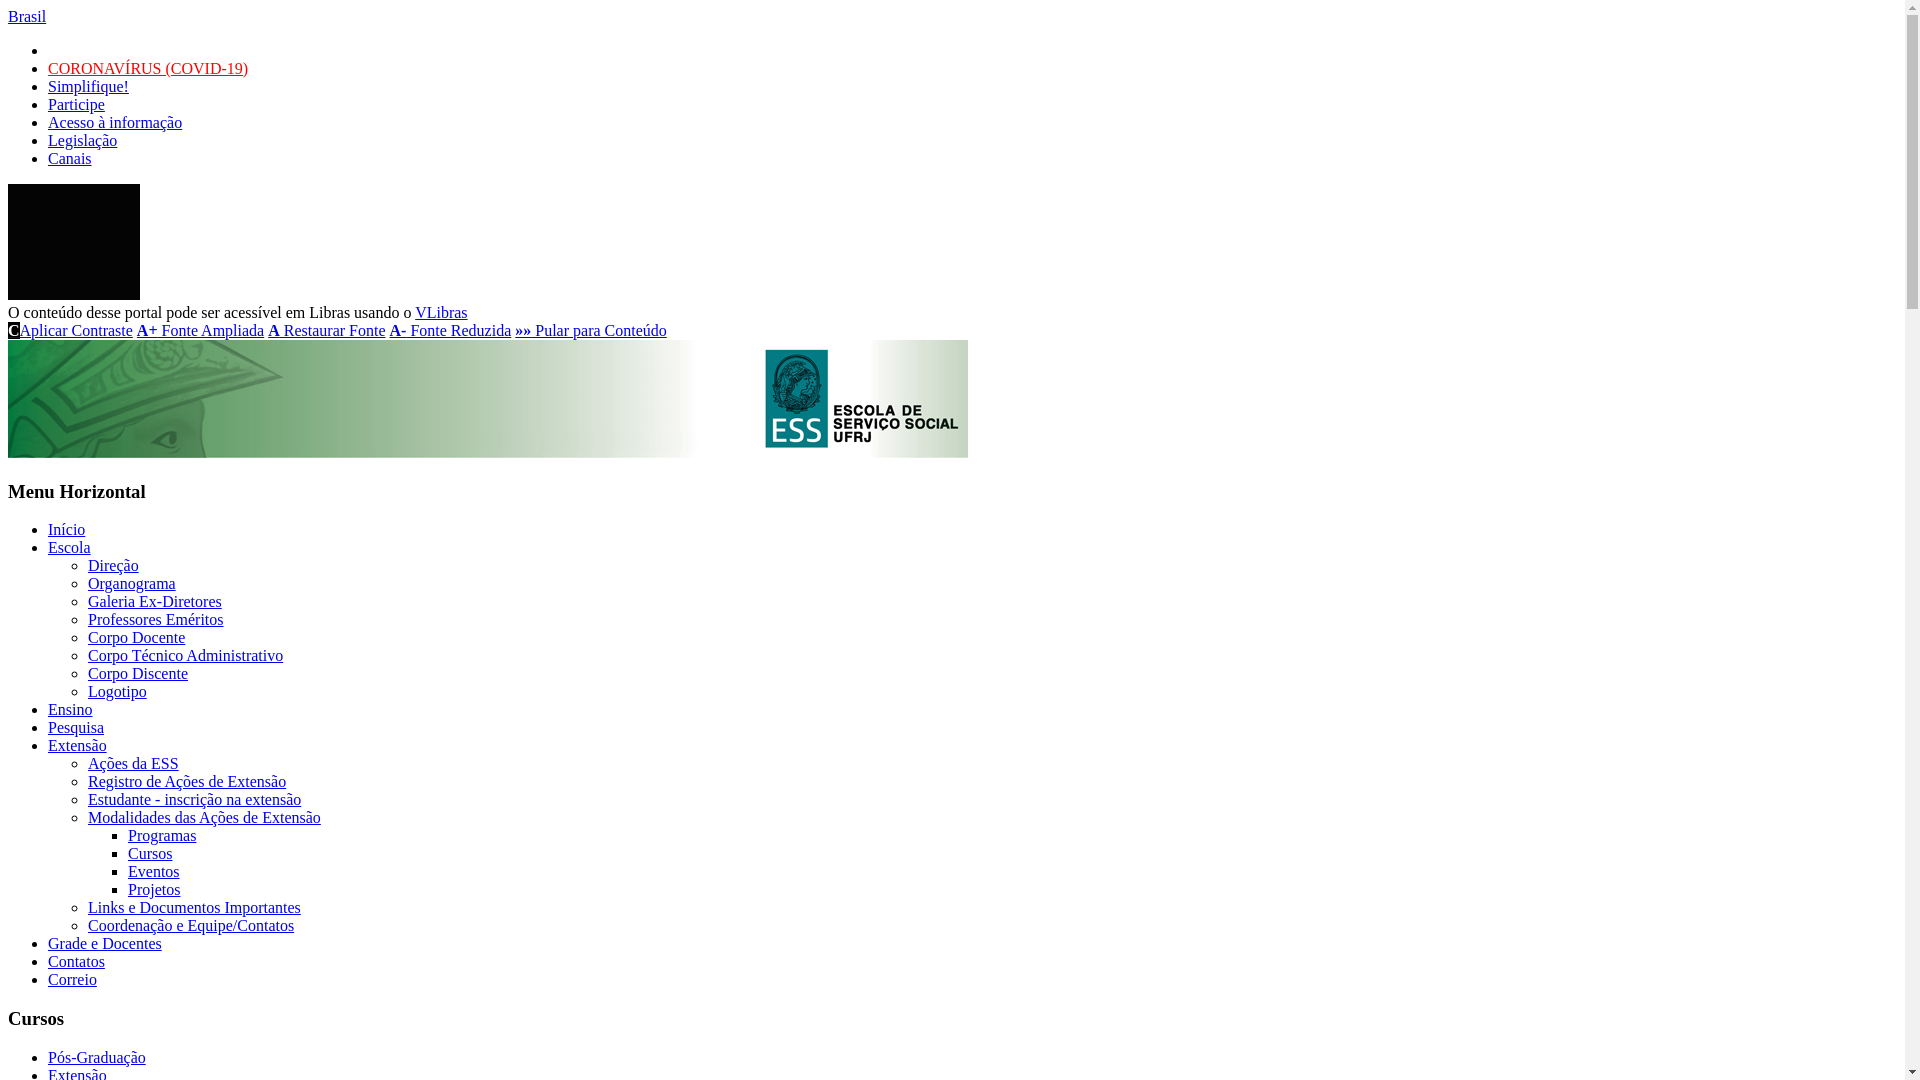 This screenshot has width=1920, height=1080. Describe the element at coordinates (76, 727) in the screenshot. I see `'Pesquisa'` at that location.